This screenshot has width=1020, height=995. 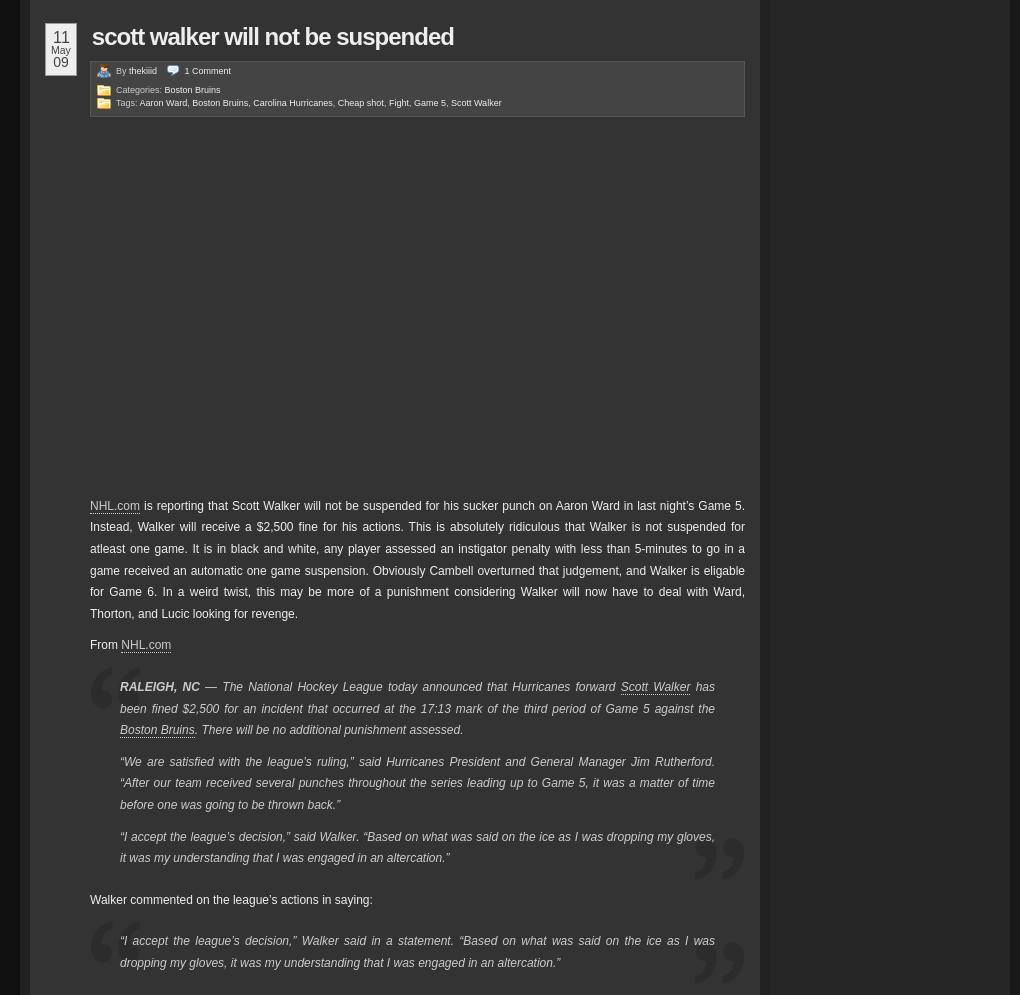 I want to click on 'Walker commented on the league’s actions in saying:', so click(x=231, y=897).